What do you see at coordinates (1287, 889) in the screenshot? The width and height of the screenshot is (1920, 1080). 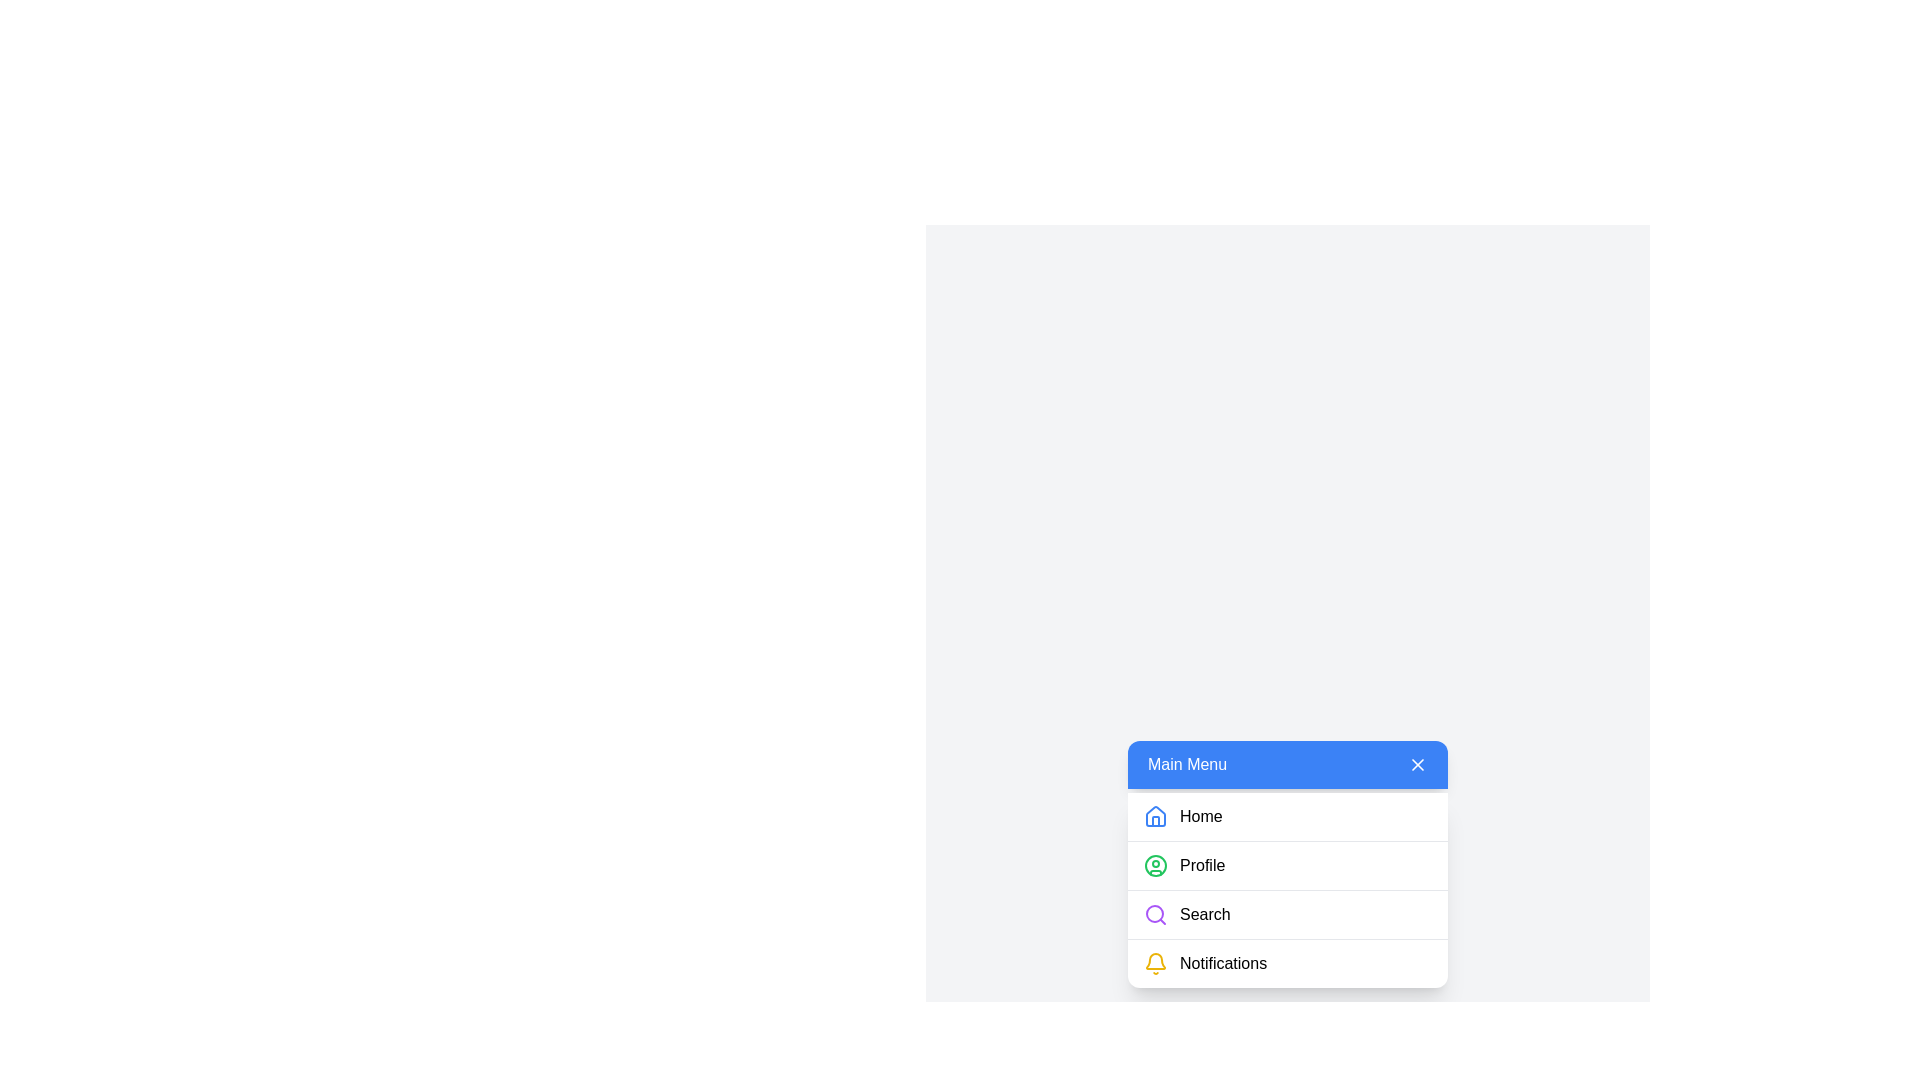 I see `the dropdown navigation menu labeled 'Main Menu' which contains options such as 'Home', 'Profile', 'Search', and 'Notifications'` at bounding box center [1287, 889].